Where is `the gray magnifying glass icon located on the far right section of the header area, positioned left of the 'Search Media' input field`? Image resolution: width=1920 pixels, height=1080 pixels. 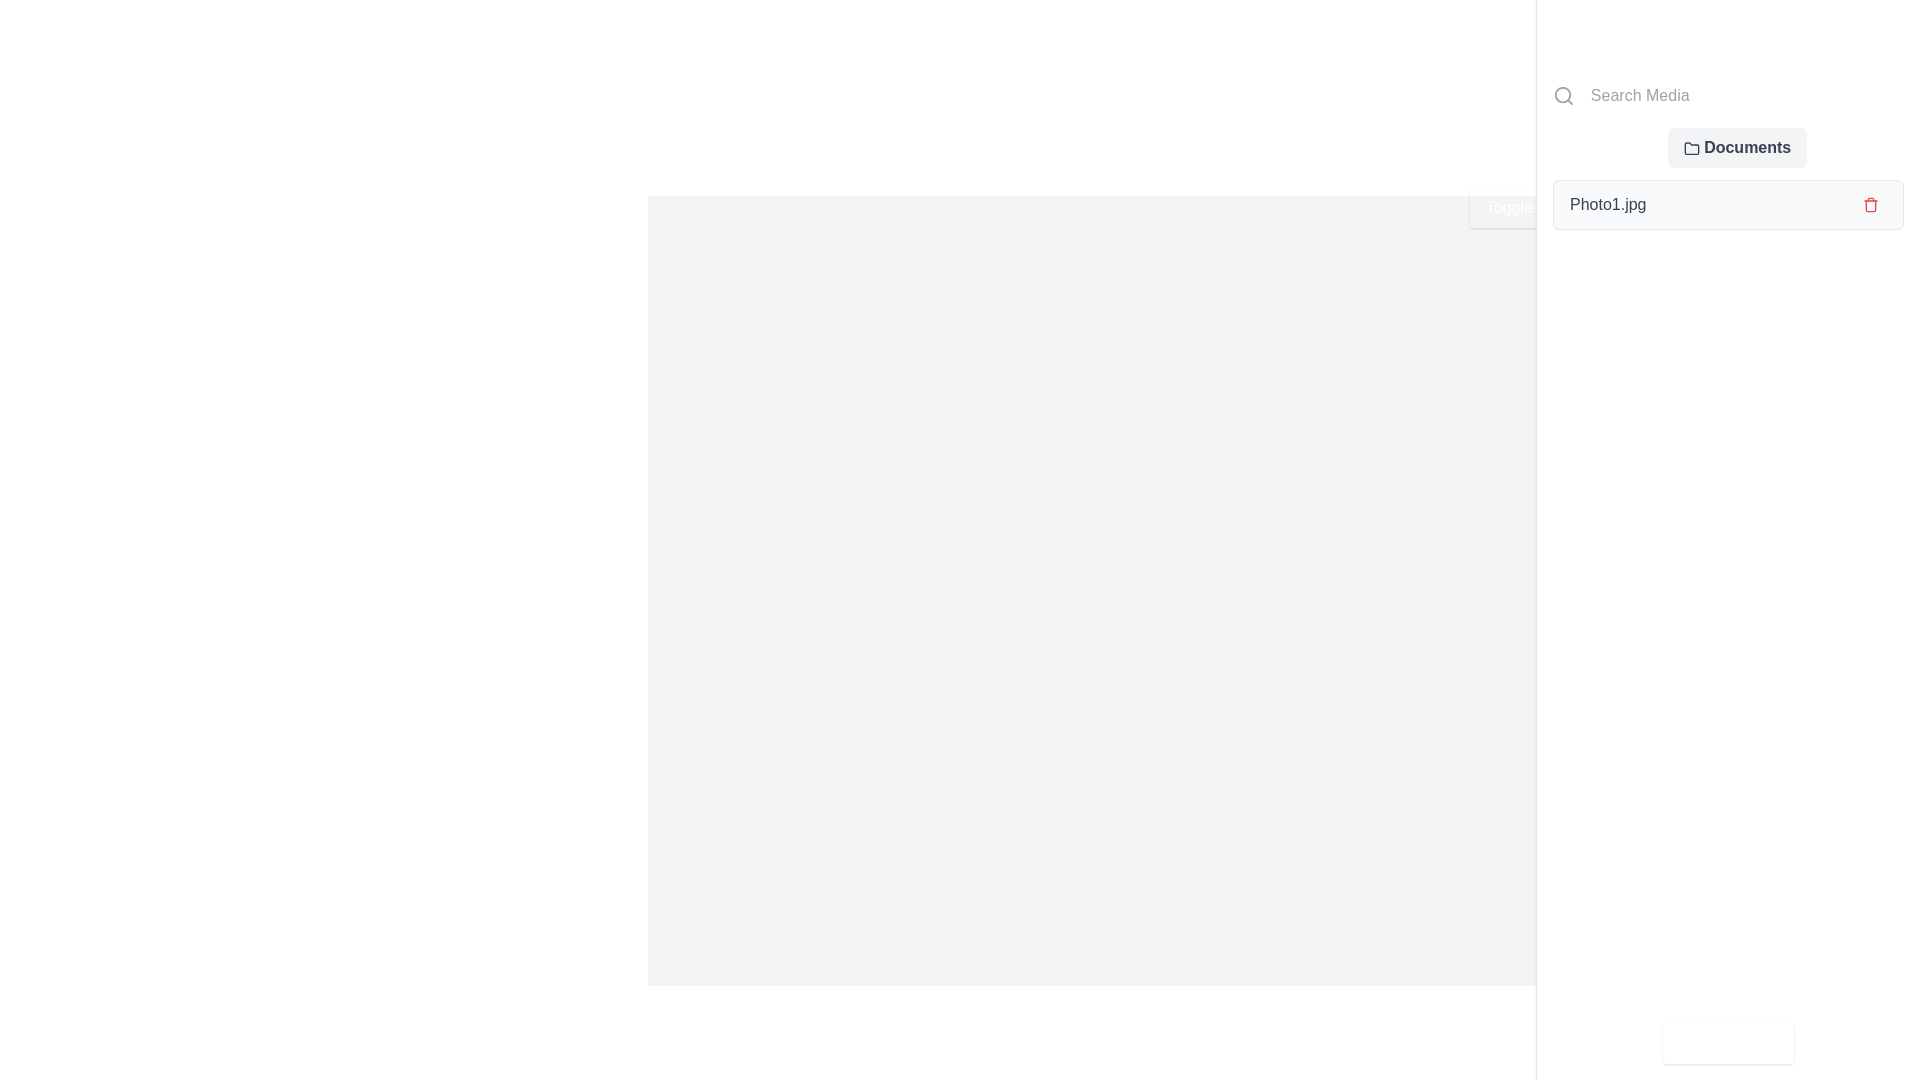
the gray magnifying glass icon located on the far right section of the header area, positioned left of the 'Search Media' input field is located at coordinates (1562, 96).